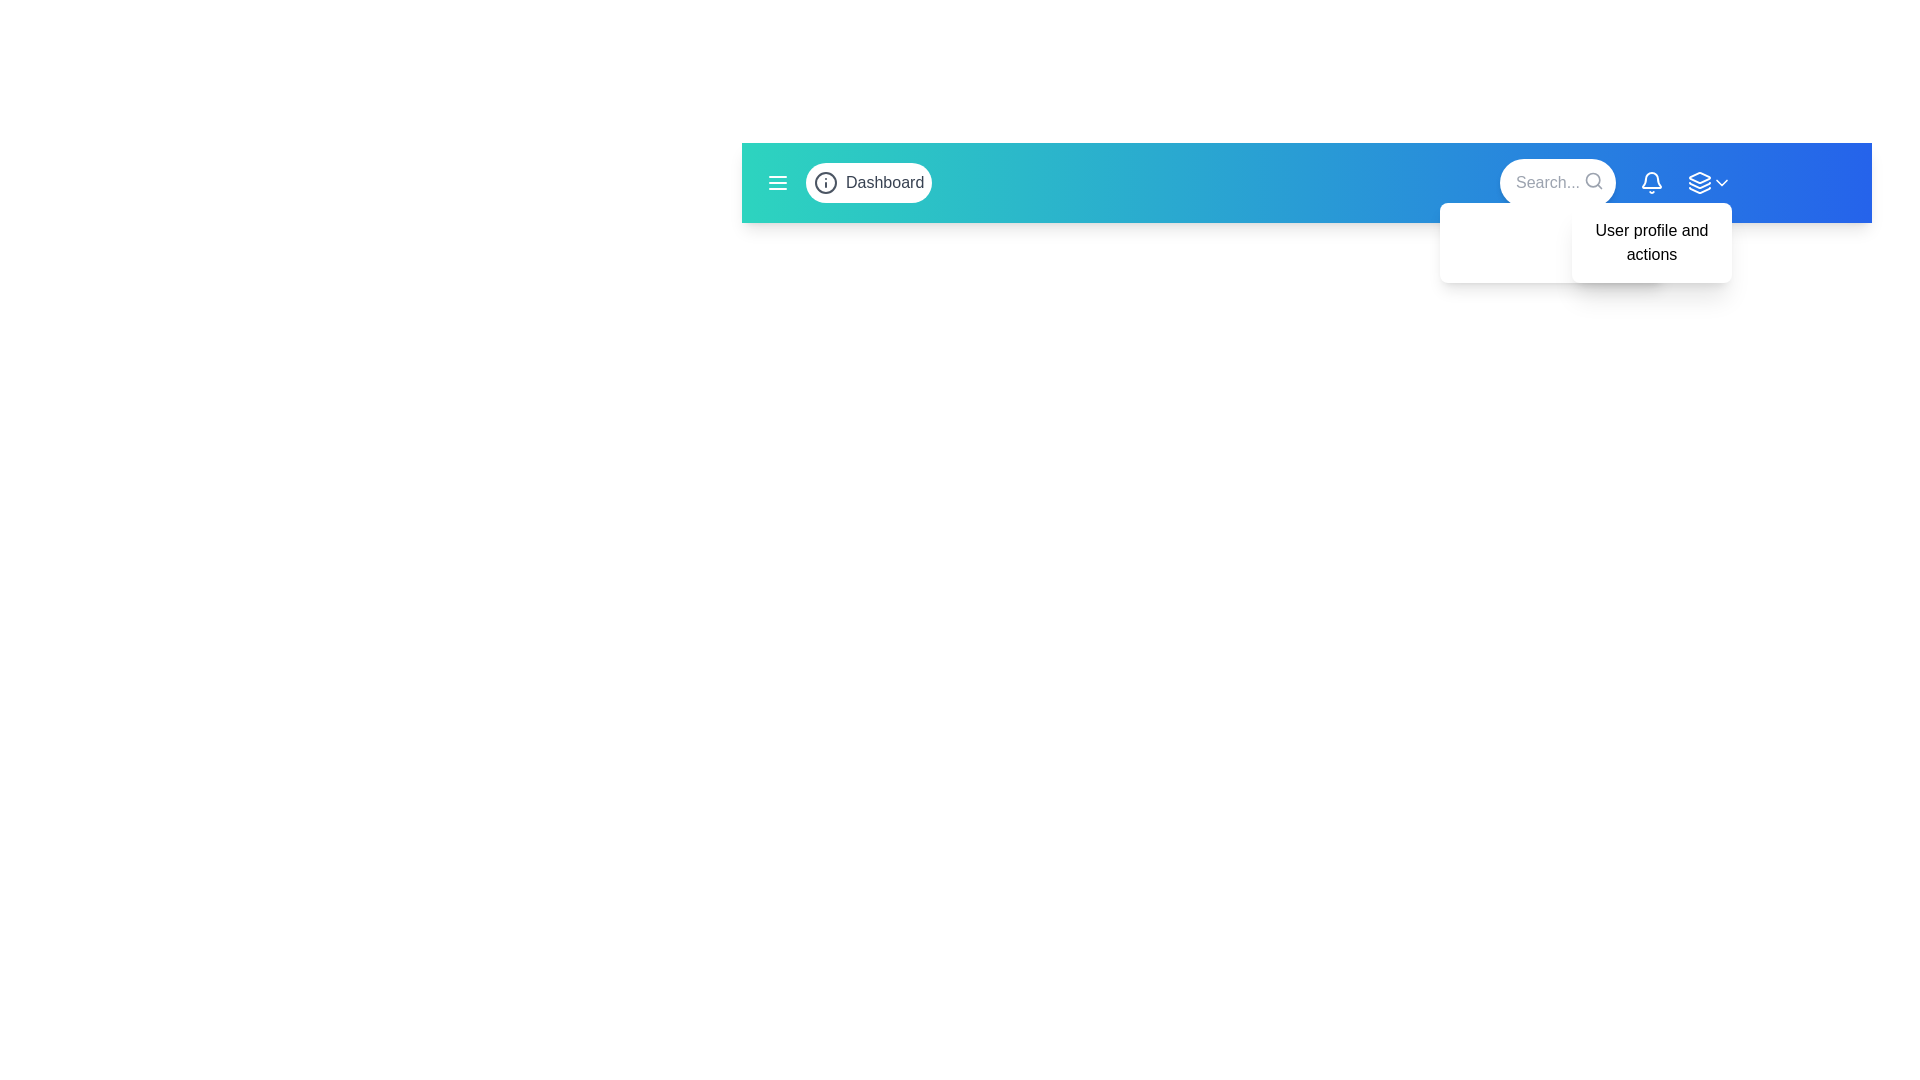 The image size is (1920, 1080). Describe the element at coordinates (1592, 180) in the screenshot. I see `the circular graphical item within the search icon located in the upper-right section of the interface` at that location.